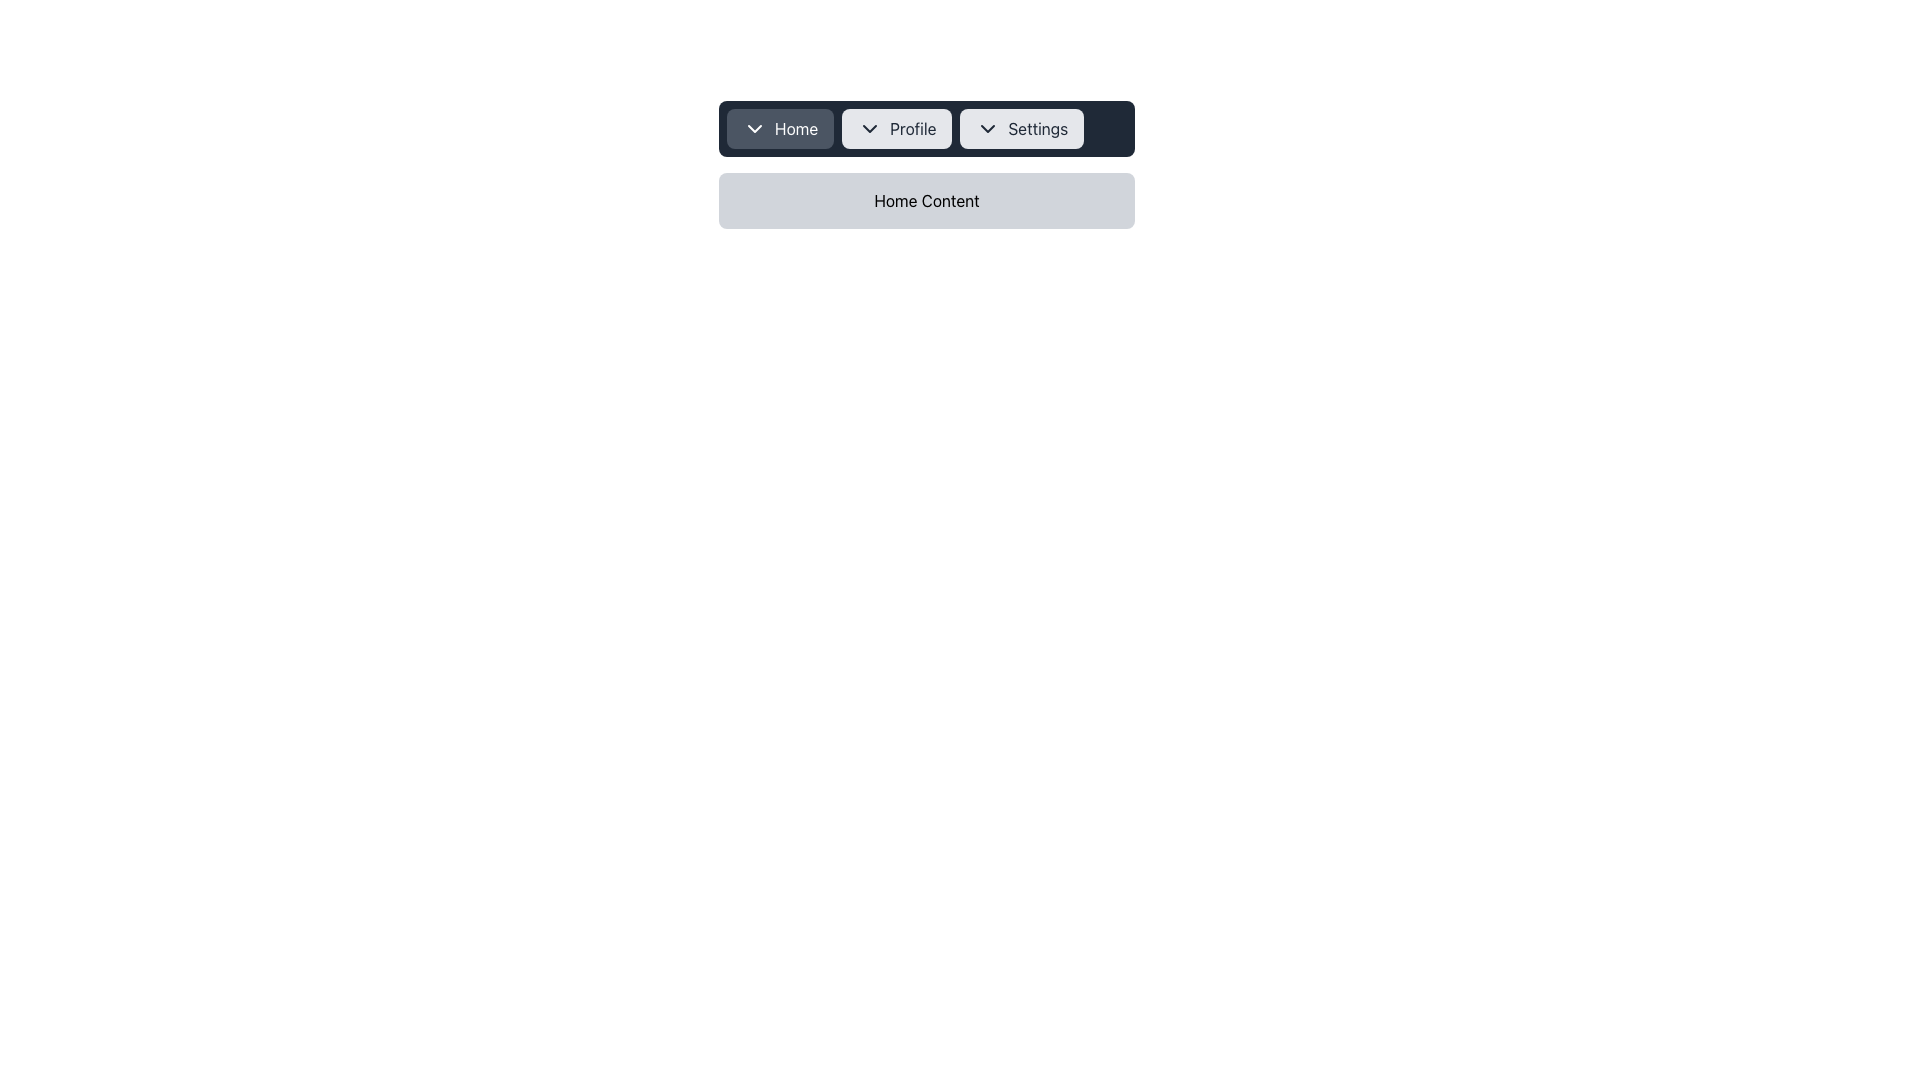 The height and width of the screenshot is (1080, 1920). Describe the element at coordinates (988, 128) in the screenshot. I see `the Dropdown Icon next to the 'Settings' label` at that location.